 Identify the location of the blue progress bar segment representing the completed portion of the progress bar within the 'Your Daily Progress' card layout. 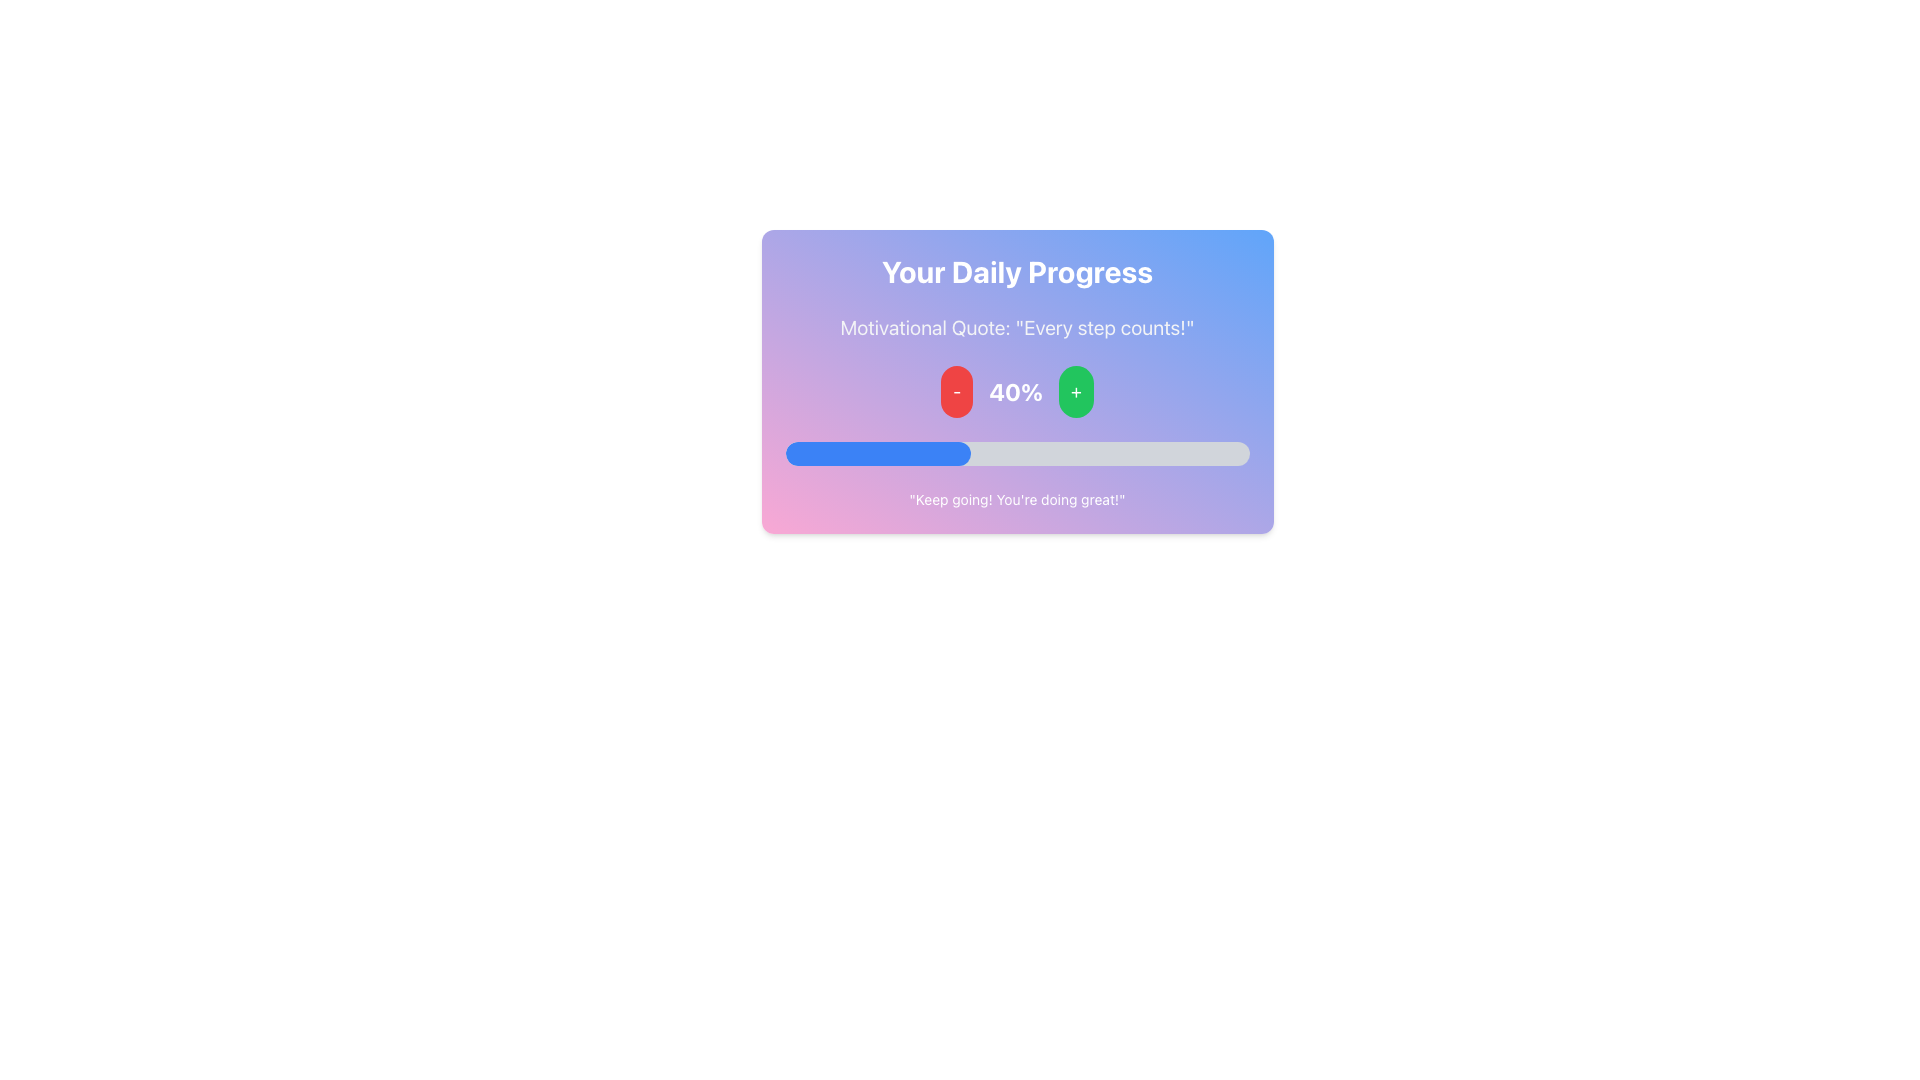
(878, 454).